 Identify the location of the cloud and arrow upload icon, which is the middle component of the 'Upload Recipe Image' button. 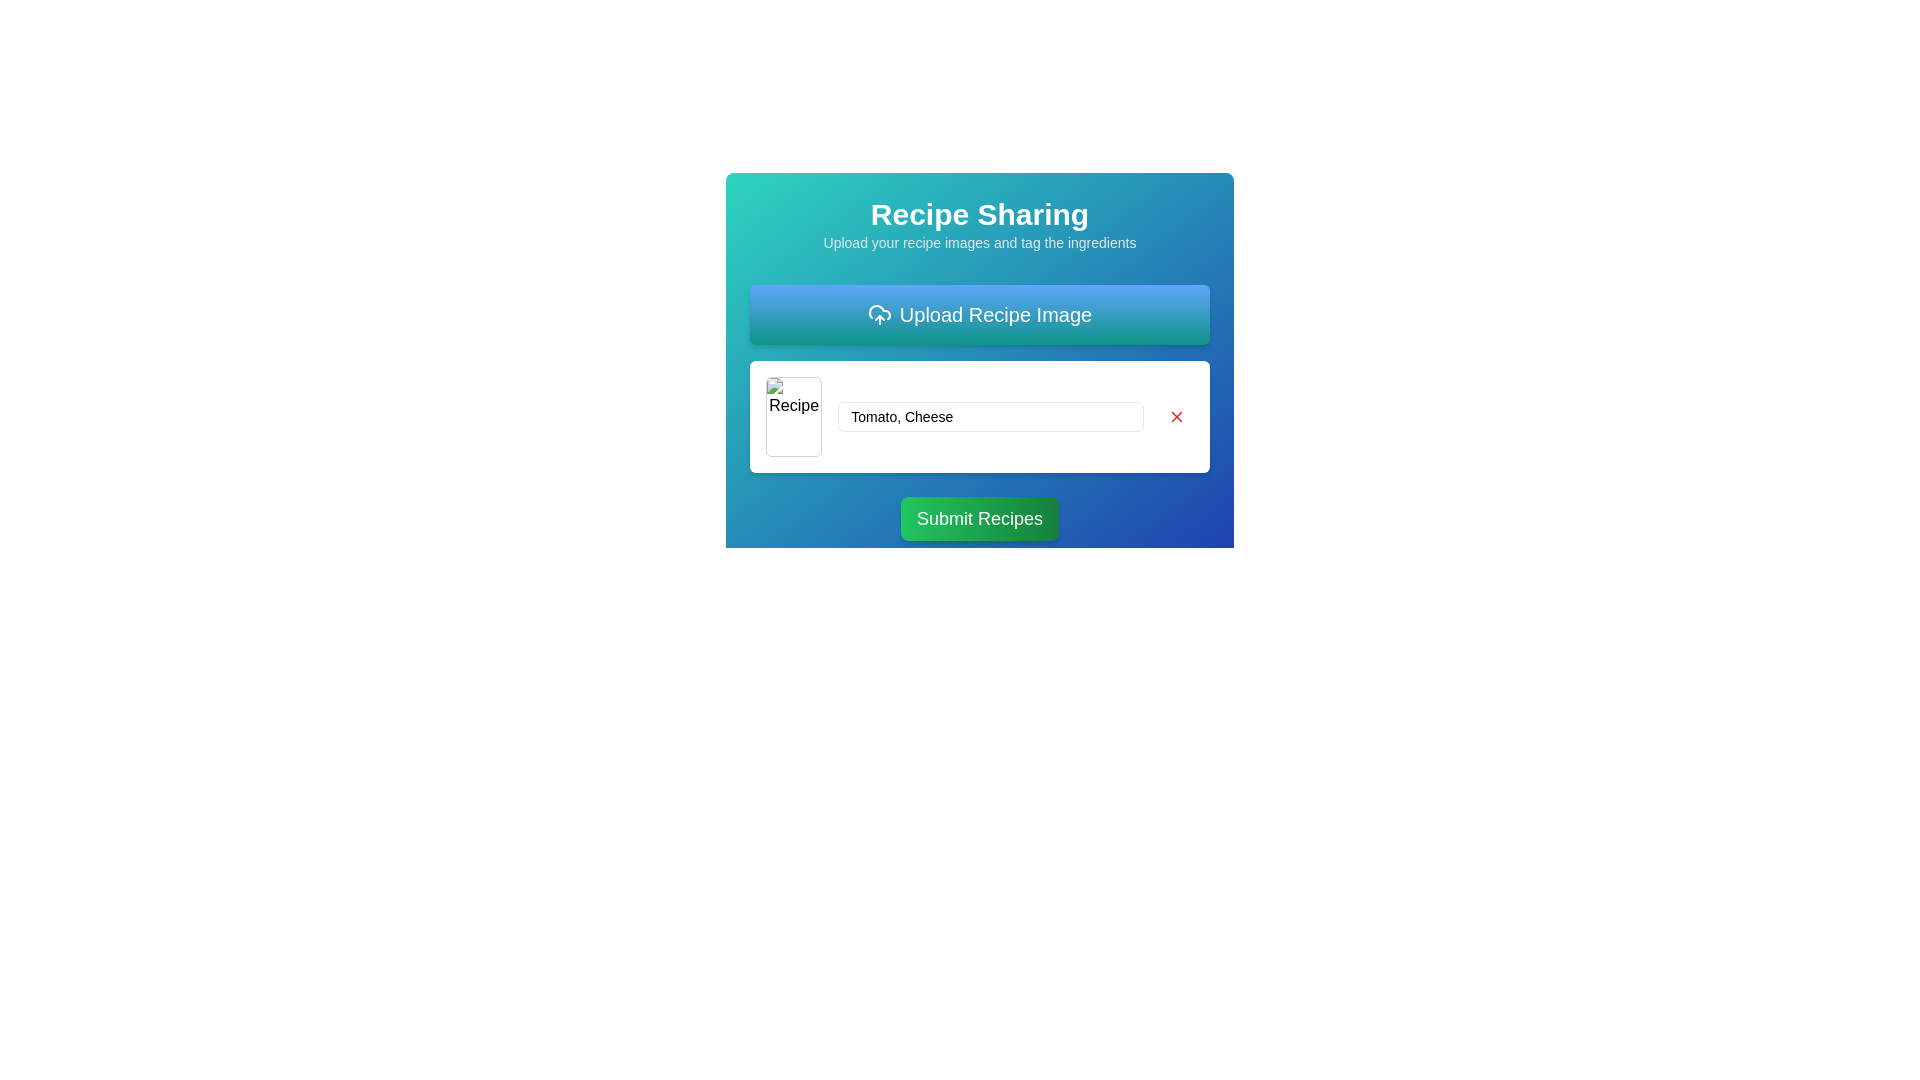
(879, 312).